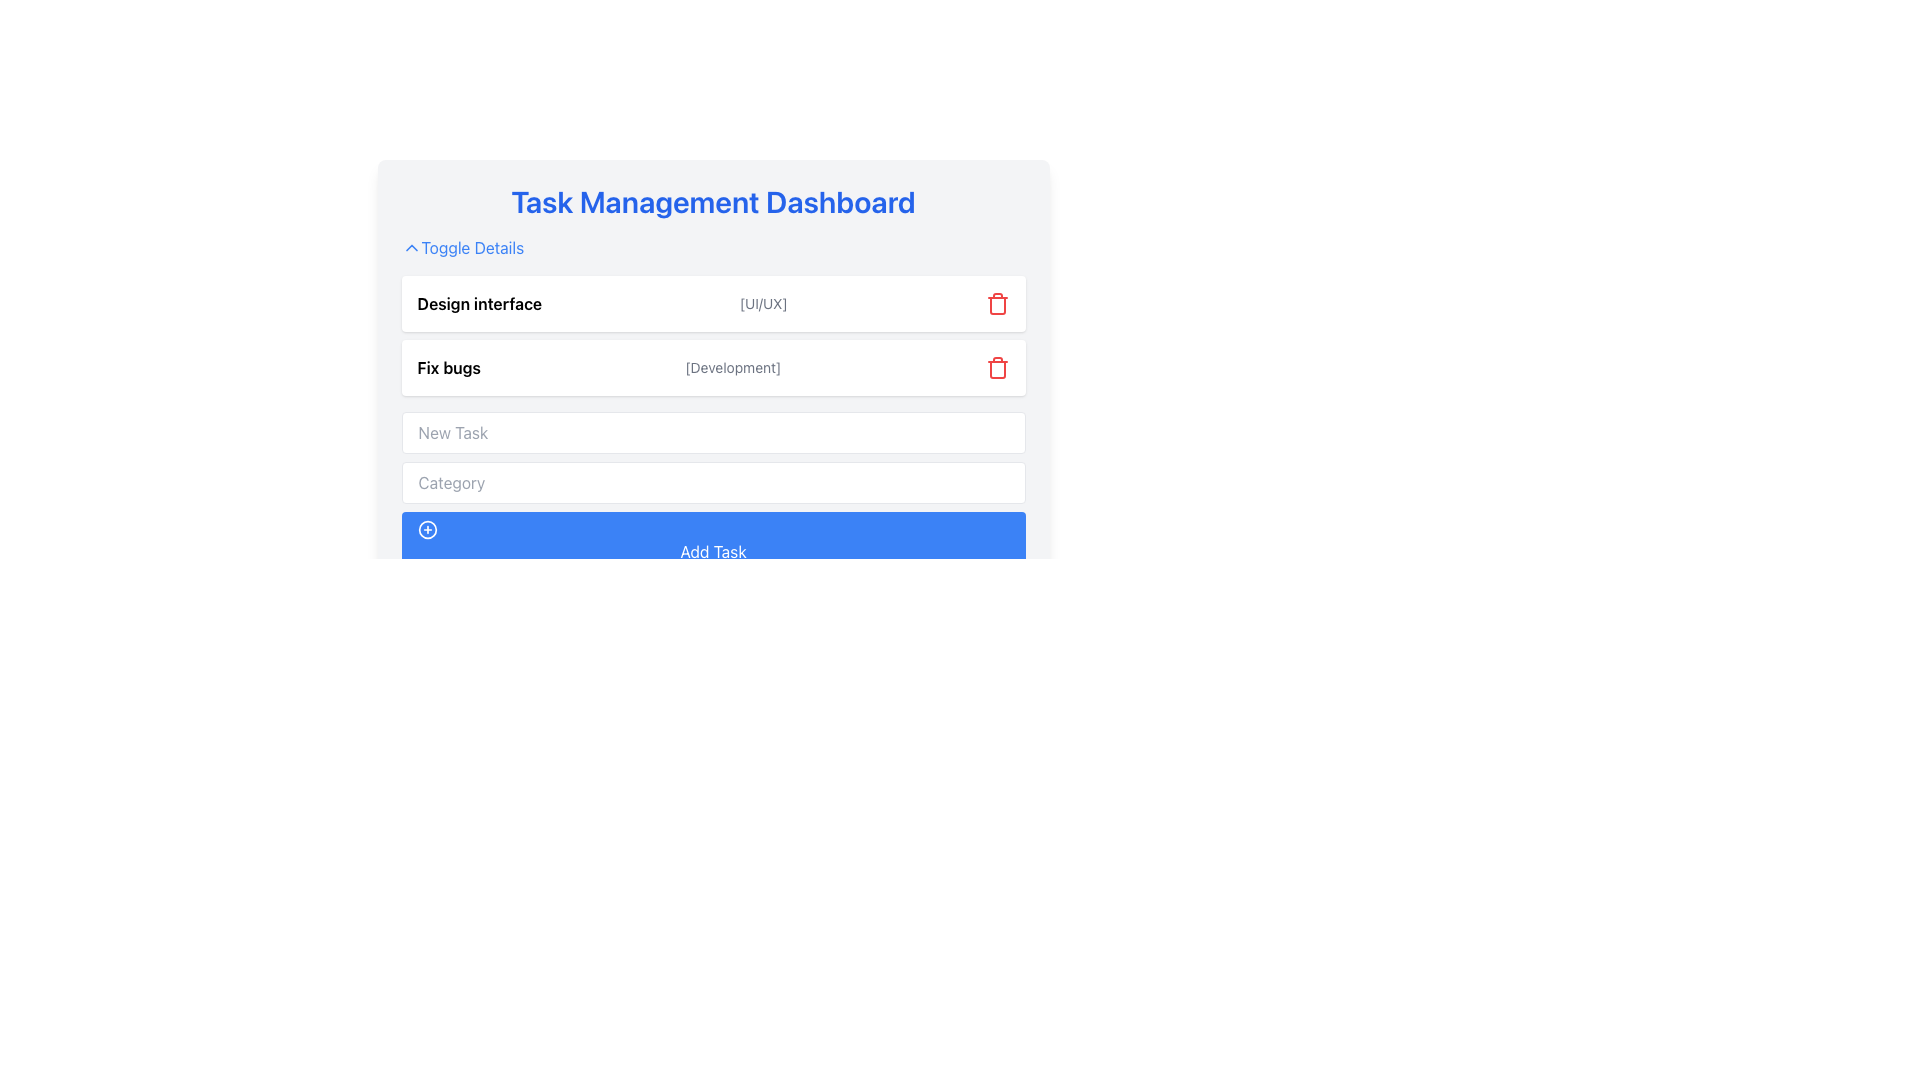 The width and height of the screenshot is (1920, 1080). What do you see at coordinates (713, 367) in the screenshot?
I see `task title 'Fix bugs' and category '[Development]' from the clickable card with a delete action, which is the second card in the vertical stack of task entries` at bounding box center [713, 367].